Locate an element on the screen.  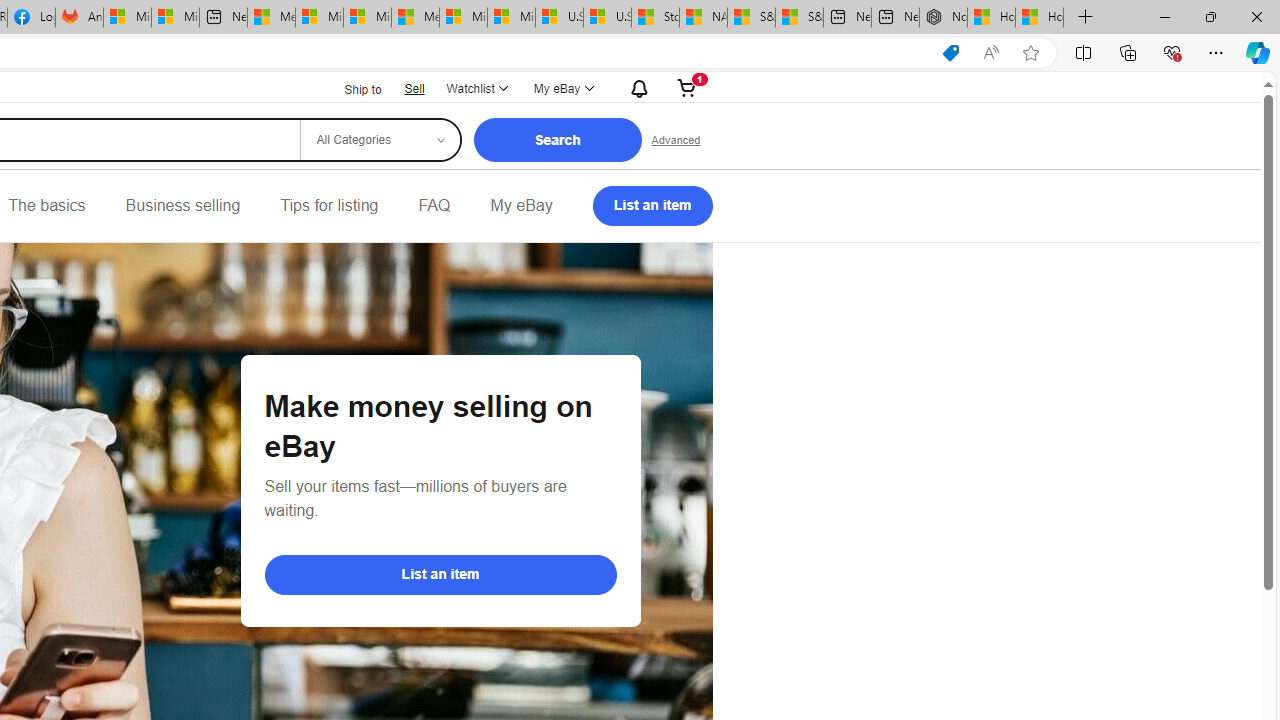
'Watchlist' is located at coordinates (475, 87).